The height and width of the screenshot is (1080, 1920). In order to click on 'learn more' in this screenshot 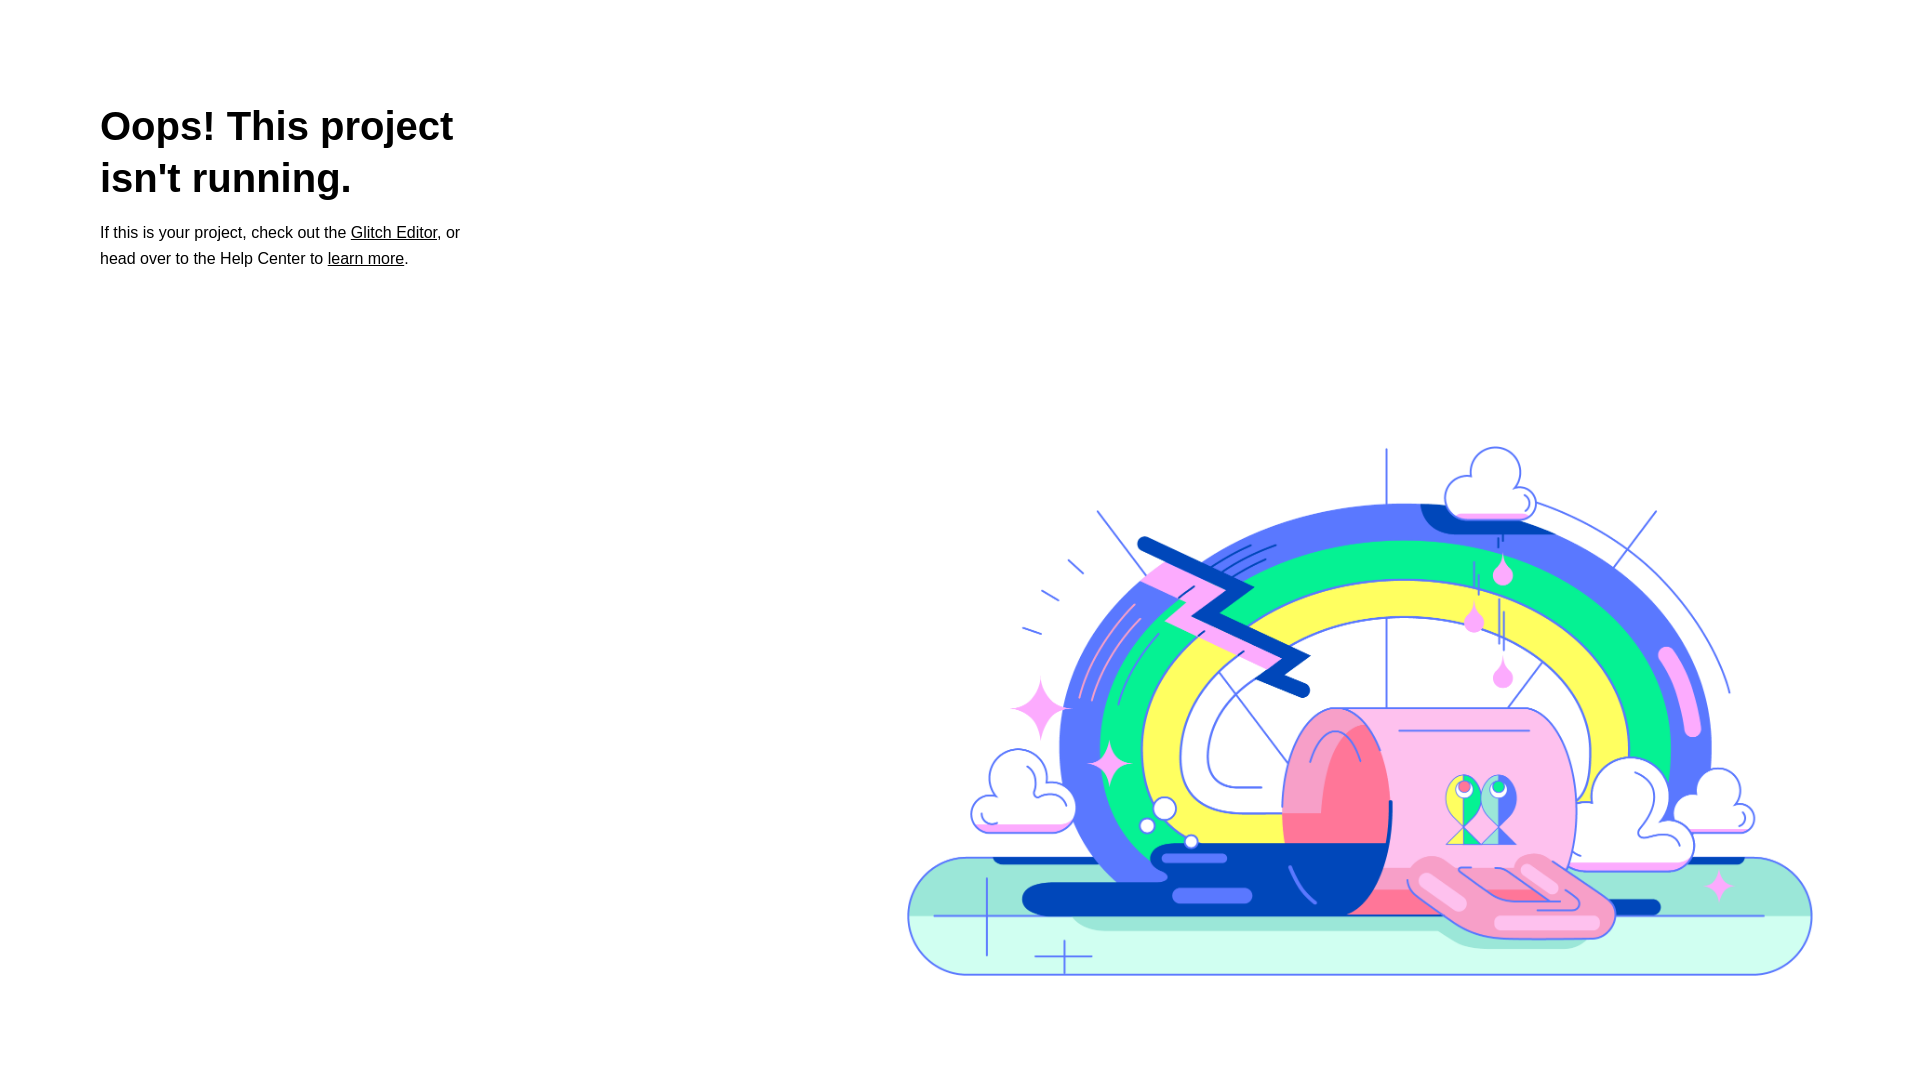, I will do `click(365, 257)`.